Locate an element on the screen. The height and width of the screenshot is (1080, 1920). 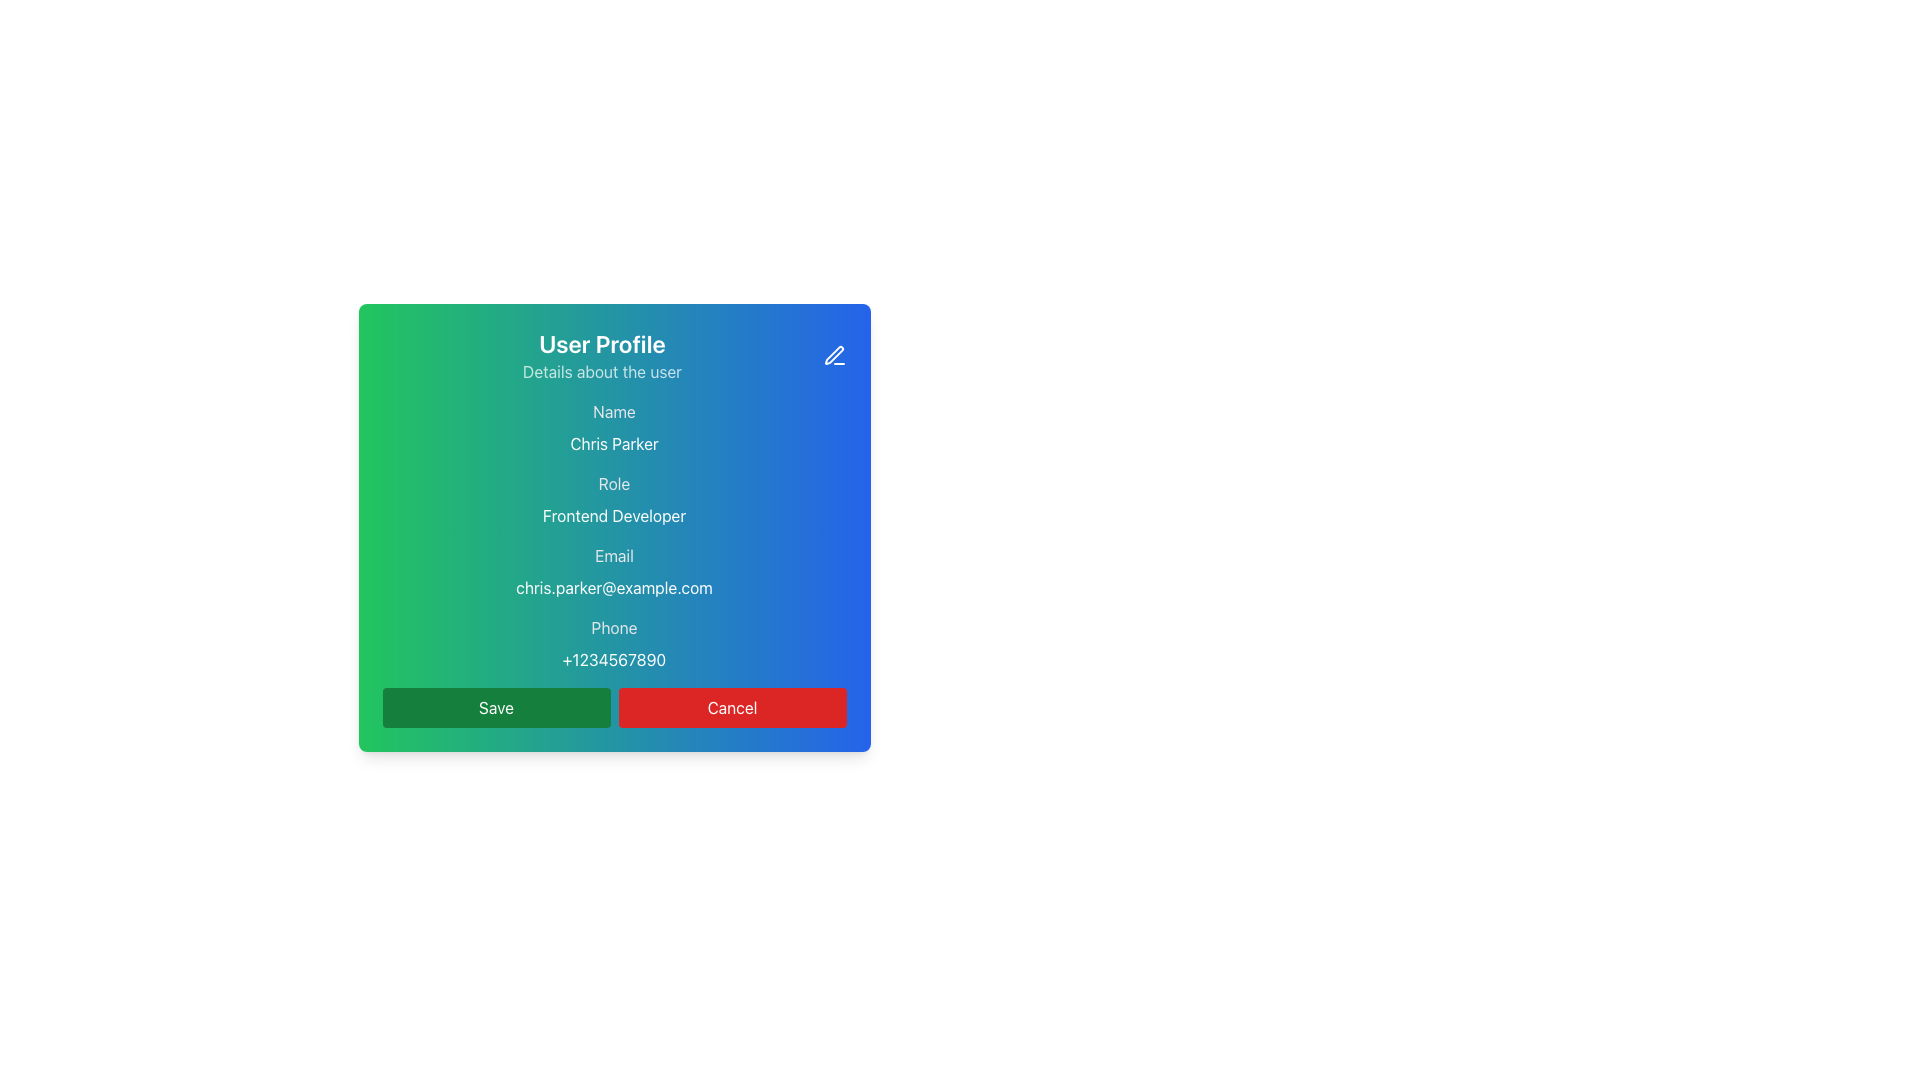
the cancel button located at the lower right section of the interface, specifically the second button from the left is located at coordinates (731, 707).